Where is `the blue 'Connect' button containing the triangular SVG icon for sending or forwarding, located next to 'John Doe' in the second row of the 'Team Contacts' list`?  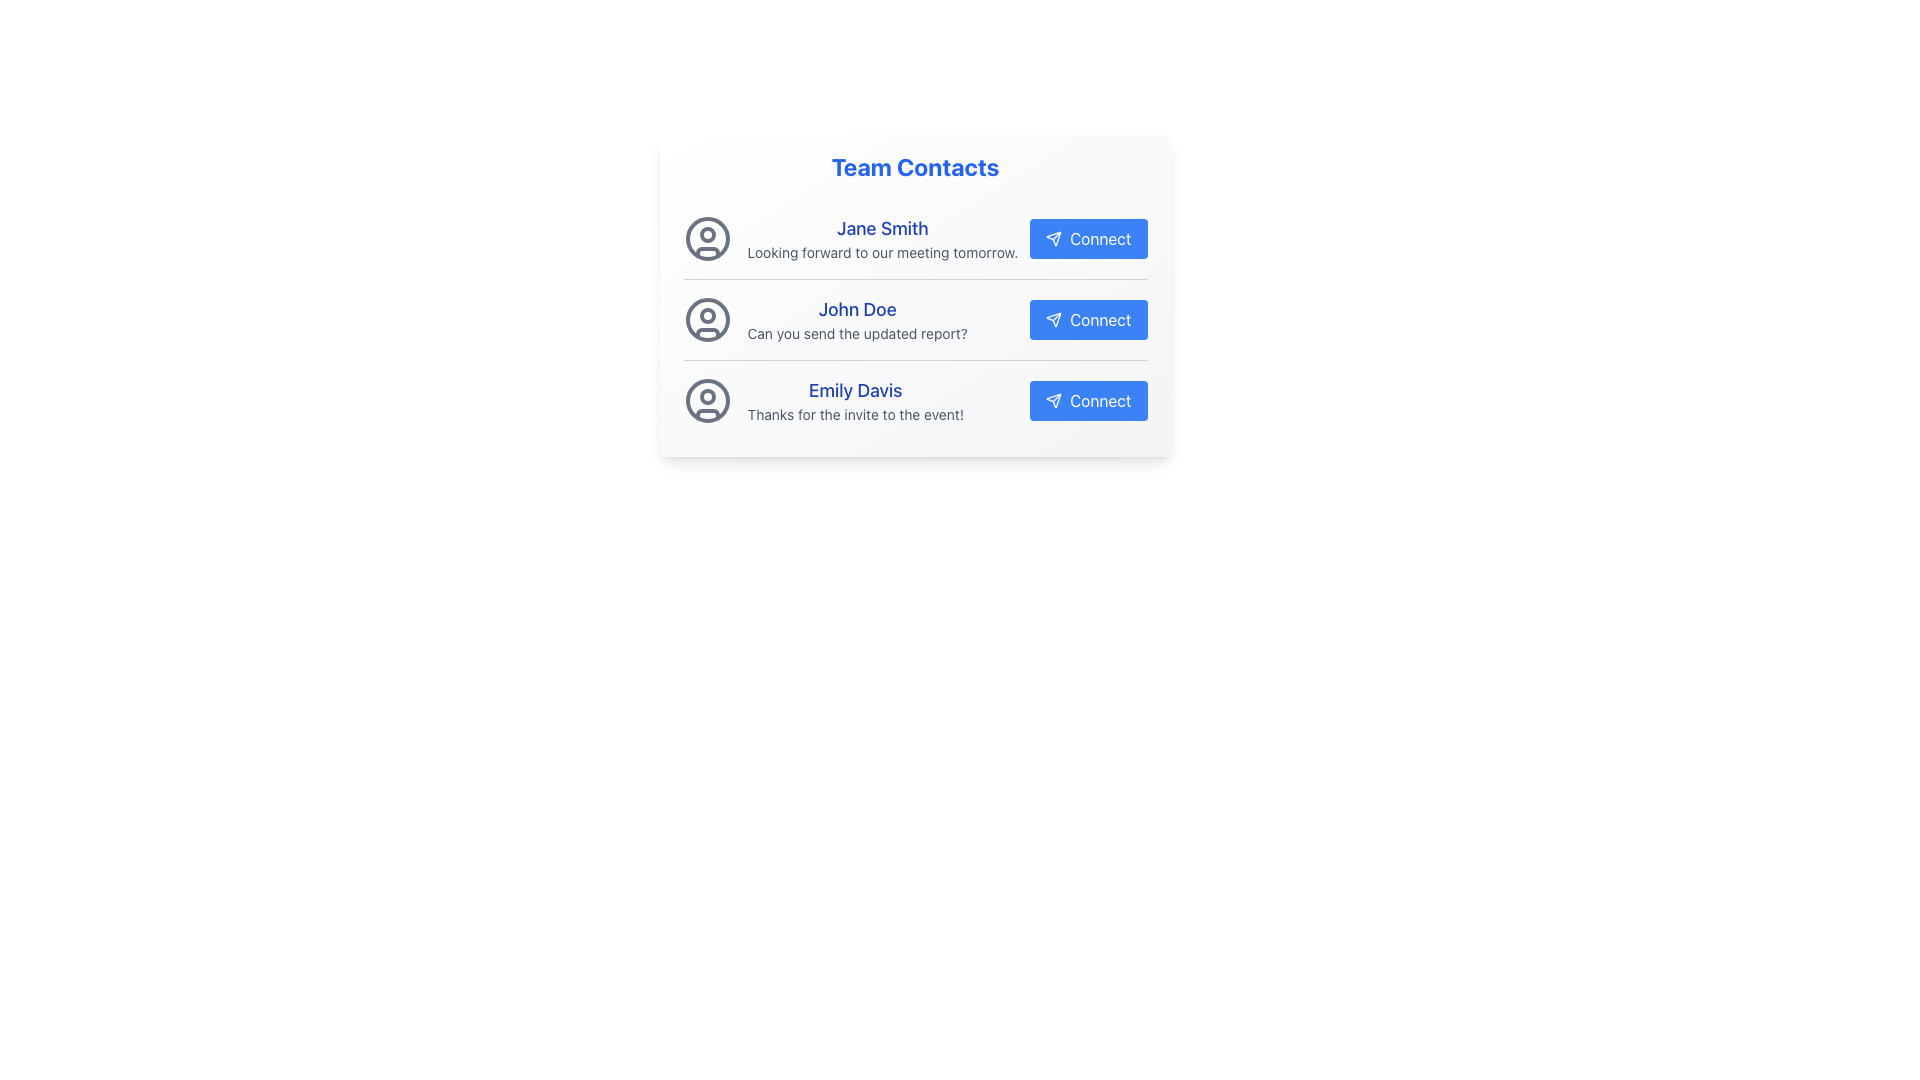 the blue 'Connect' button containing the triangular SVG icon for sending or forwarding, located next to 'John Doe' in the second row of the 'Team Contacts' list is located at coordinates (1053, 318).